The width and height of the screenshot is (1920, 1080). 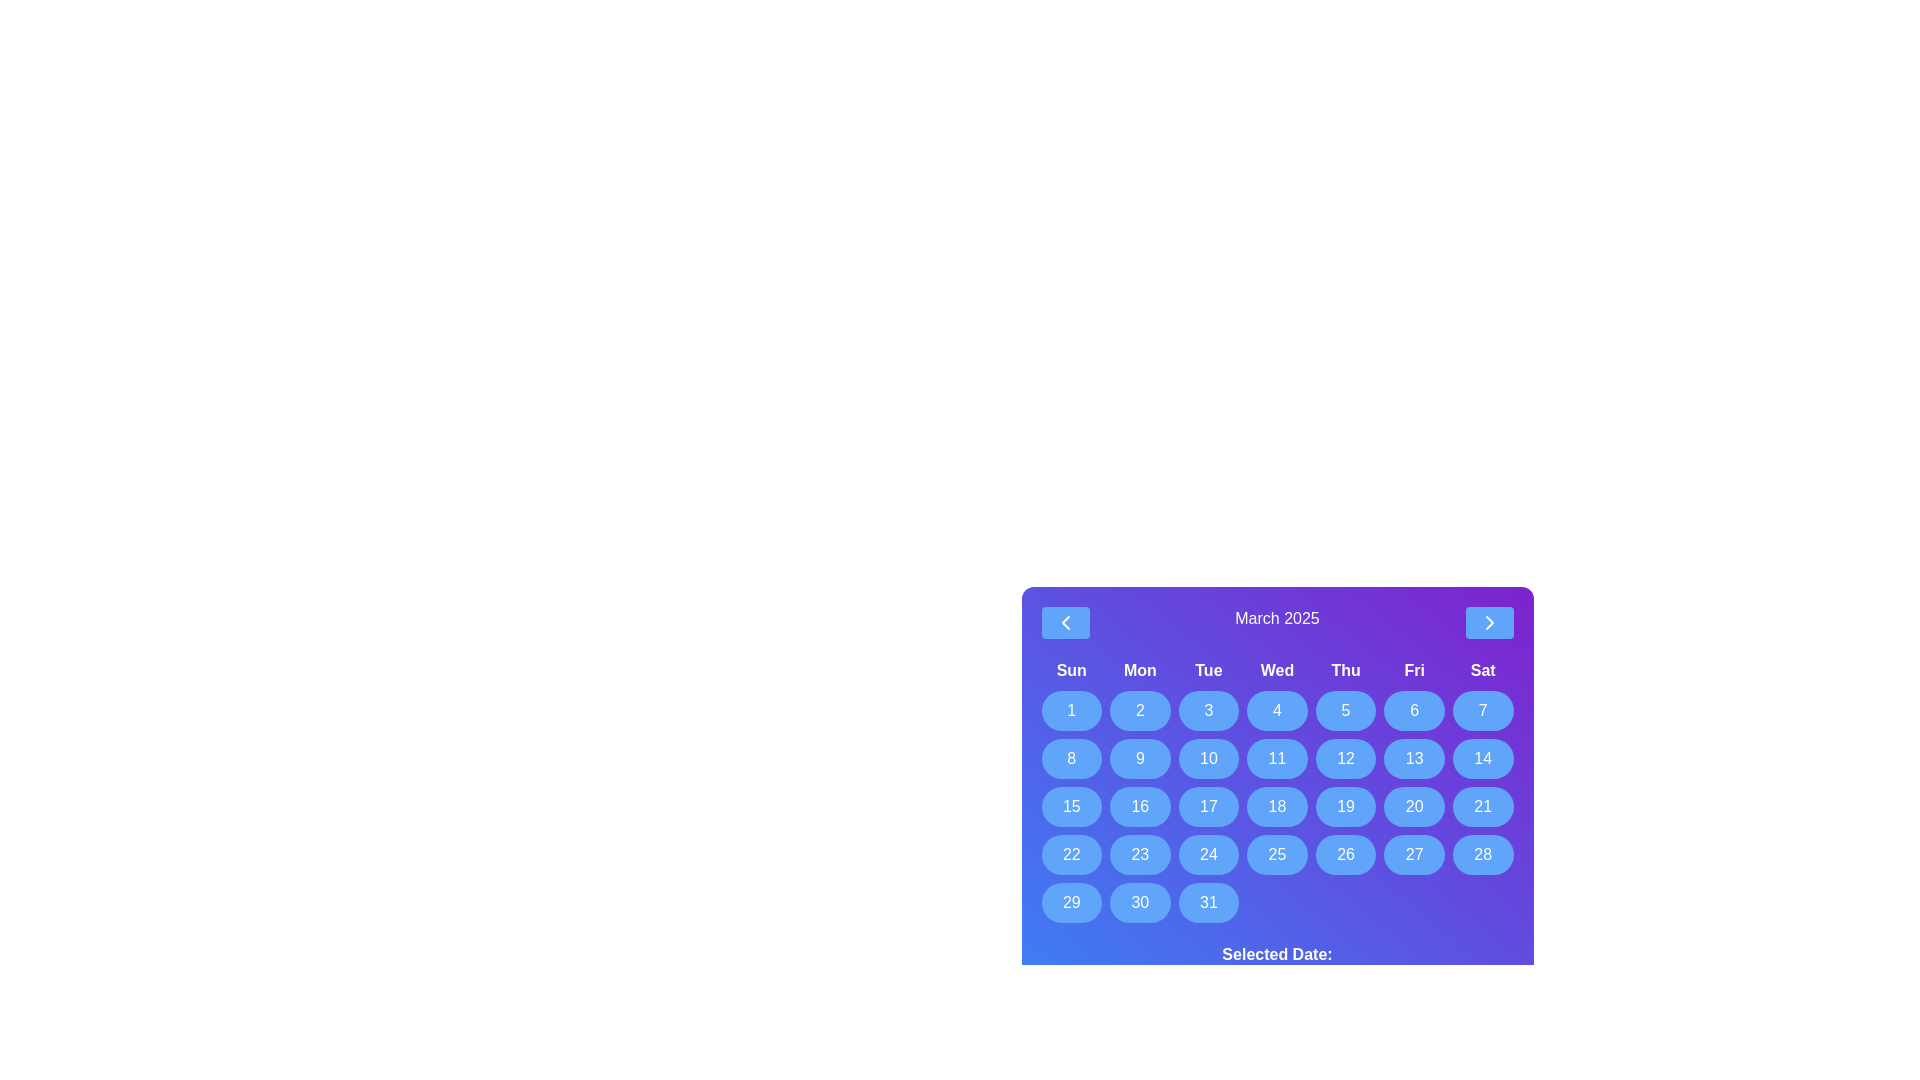 I want to click on the circular button styled with a blue gradient background and a white number '11' at its center, located under the 'Wed' column in the calendar view to change its background color, so click(x=1276, y=759).